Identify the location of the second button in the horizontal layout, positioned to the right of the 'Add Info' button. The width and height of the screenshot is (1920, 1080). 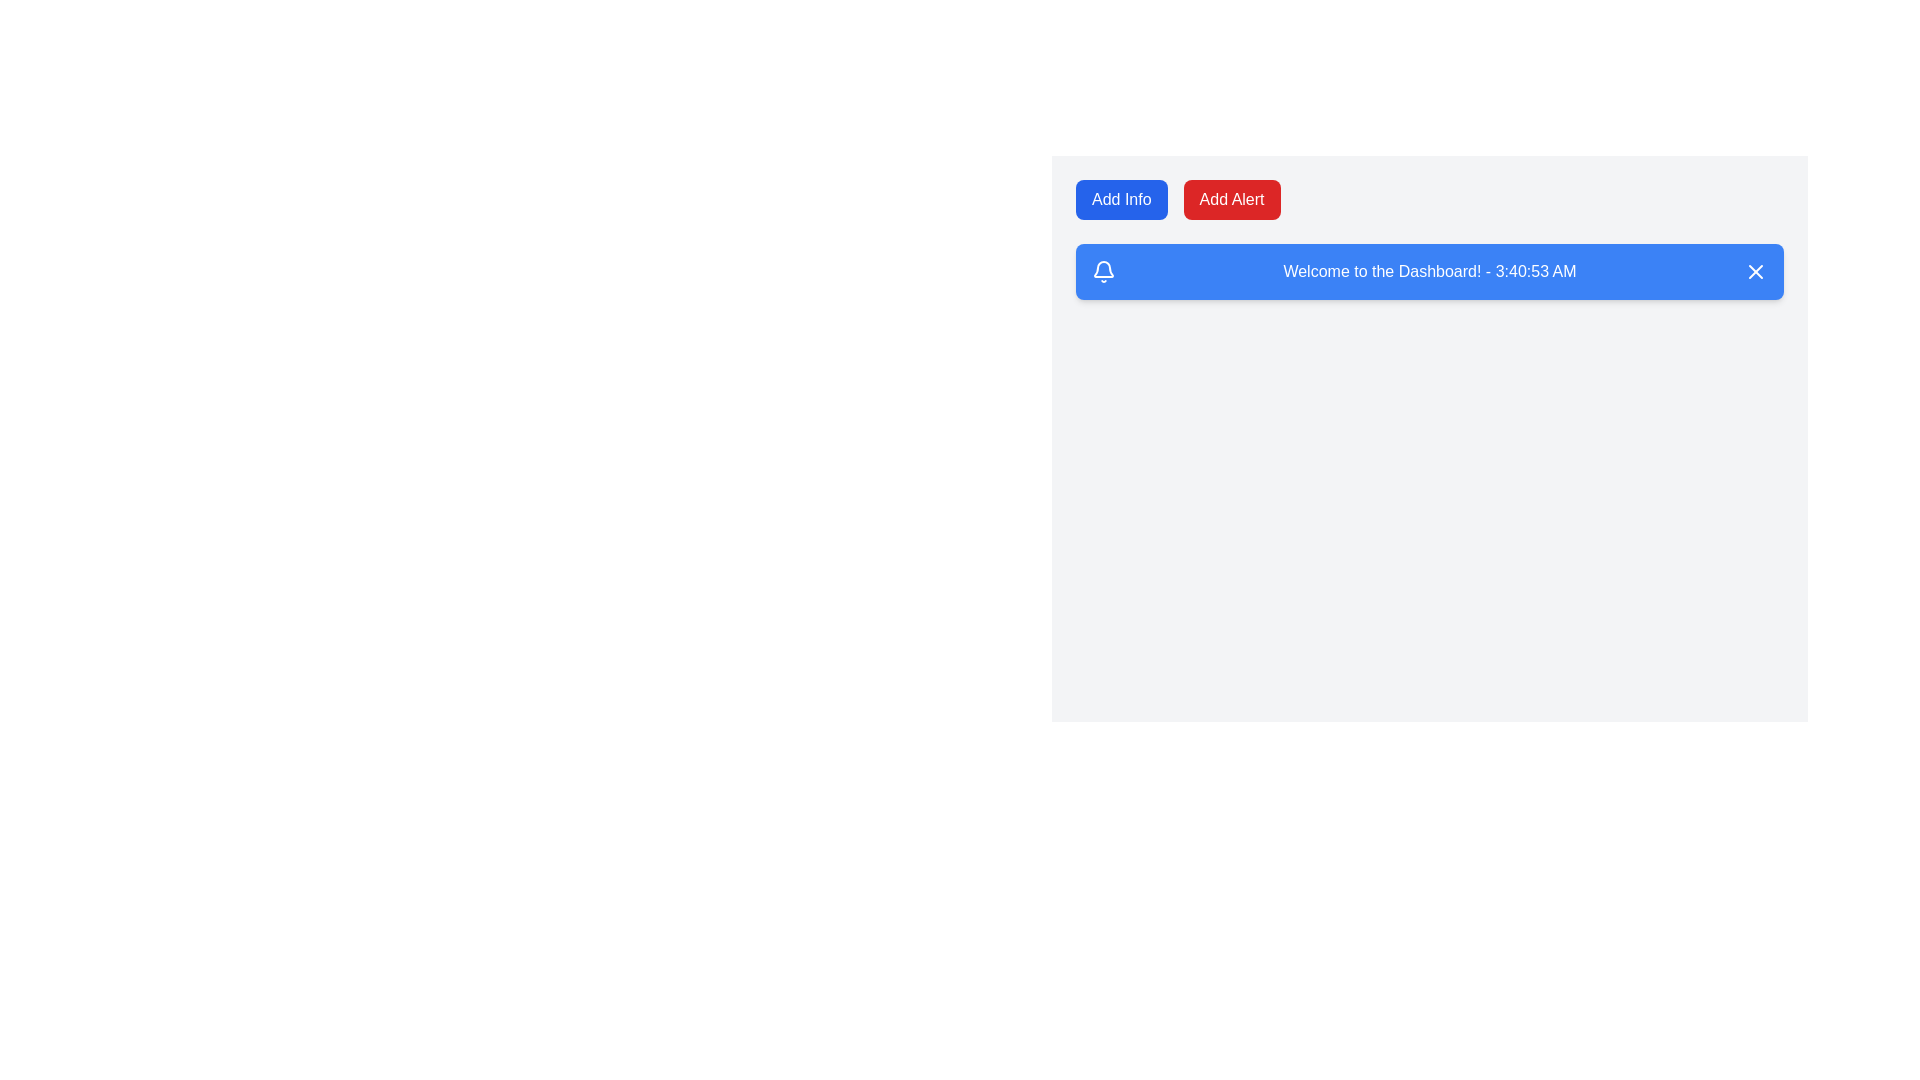
(1231, 200).